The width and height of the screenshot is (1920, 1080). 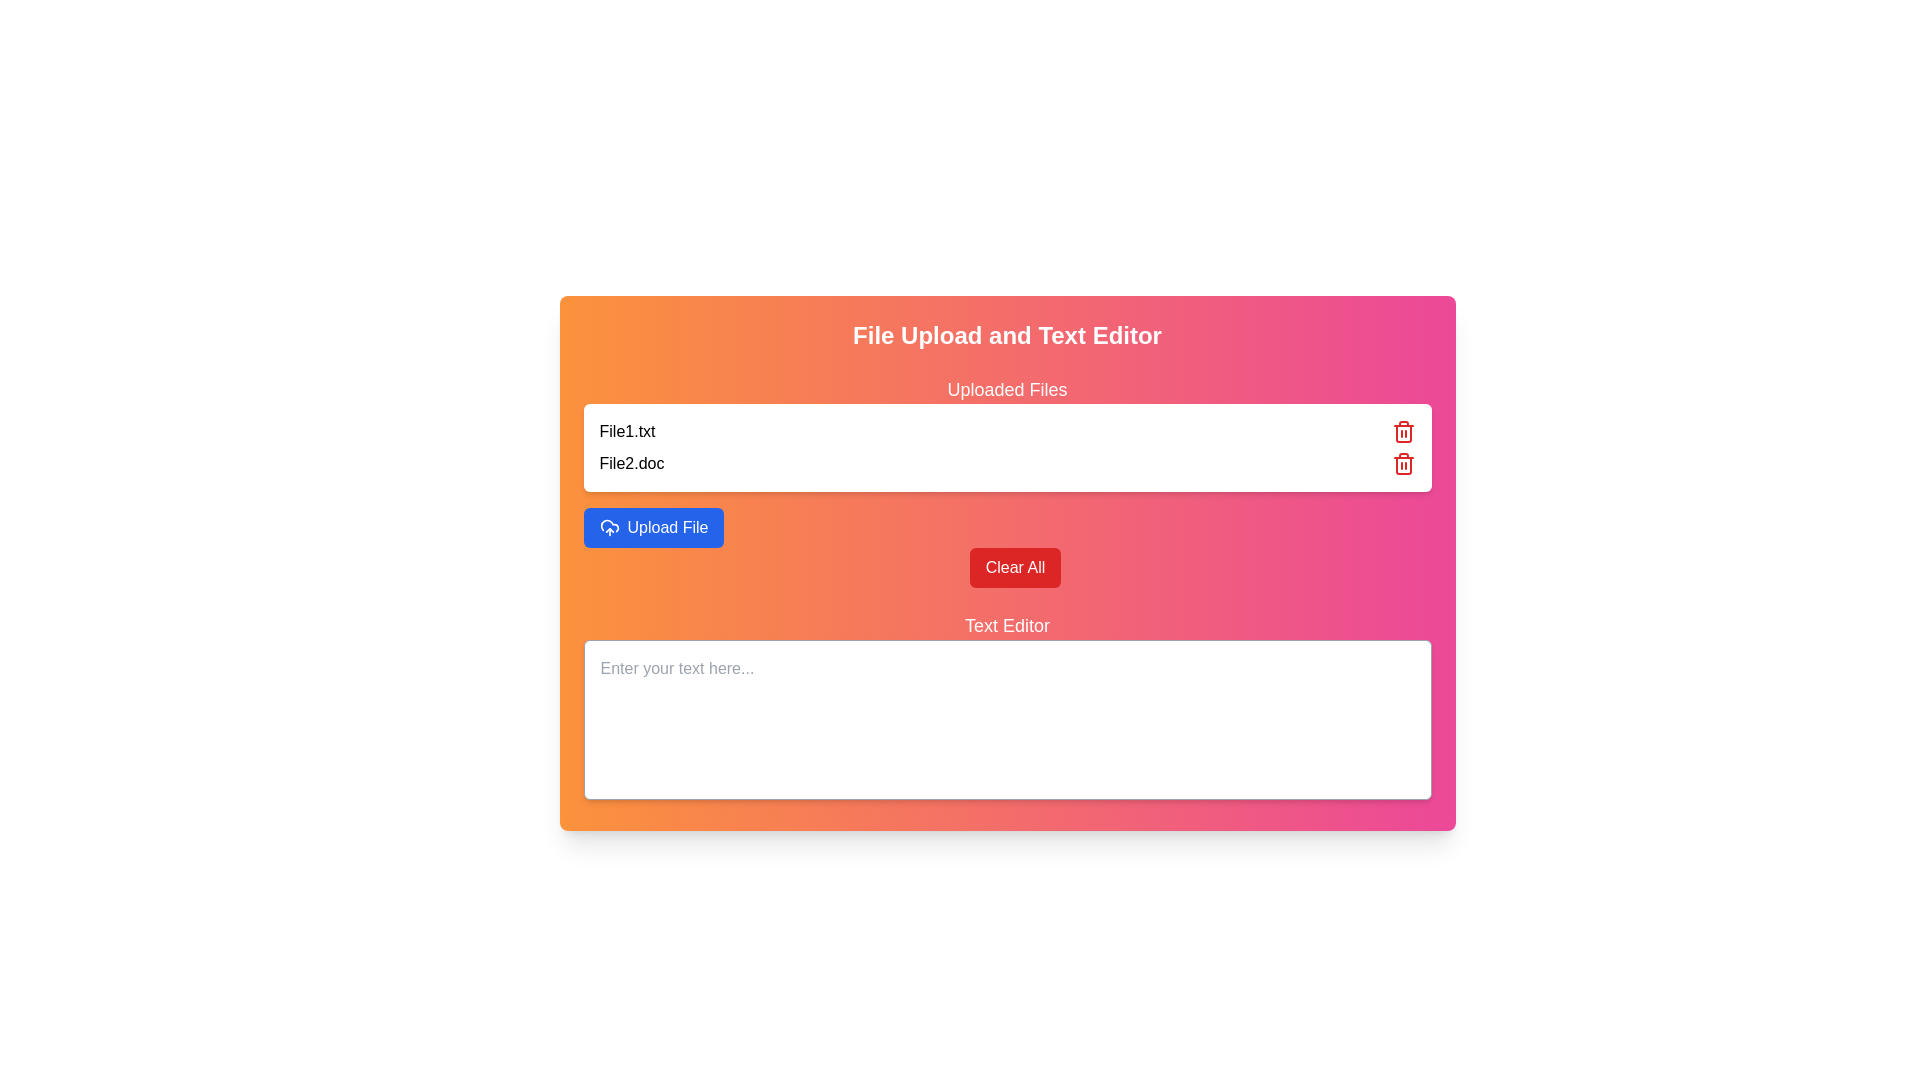 What do you see at coordinates (626, 431) in the screenshot?
I see `the static text label displaying 'File1.txt' in the 'Uploaded Files' section, which is located to the left of the trash icon` at bounding box center [626, 431].